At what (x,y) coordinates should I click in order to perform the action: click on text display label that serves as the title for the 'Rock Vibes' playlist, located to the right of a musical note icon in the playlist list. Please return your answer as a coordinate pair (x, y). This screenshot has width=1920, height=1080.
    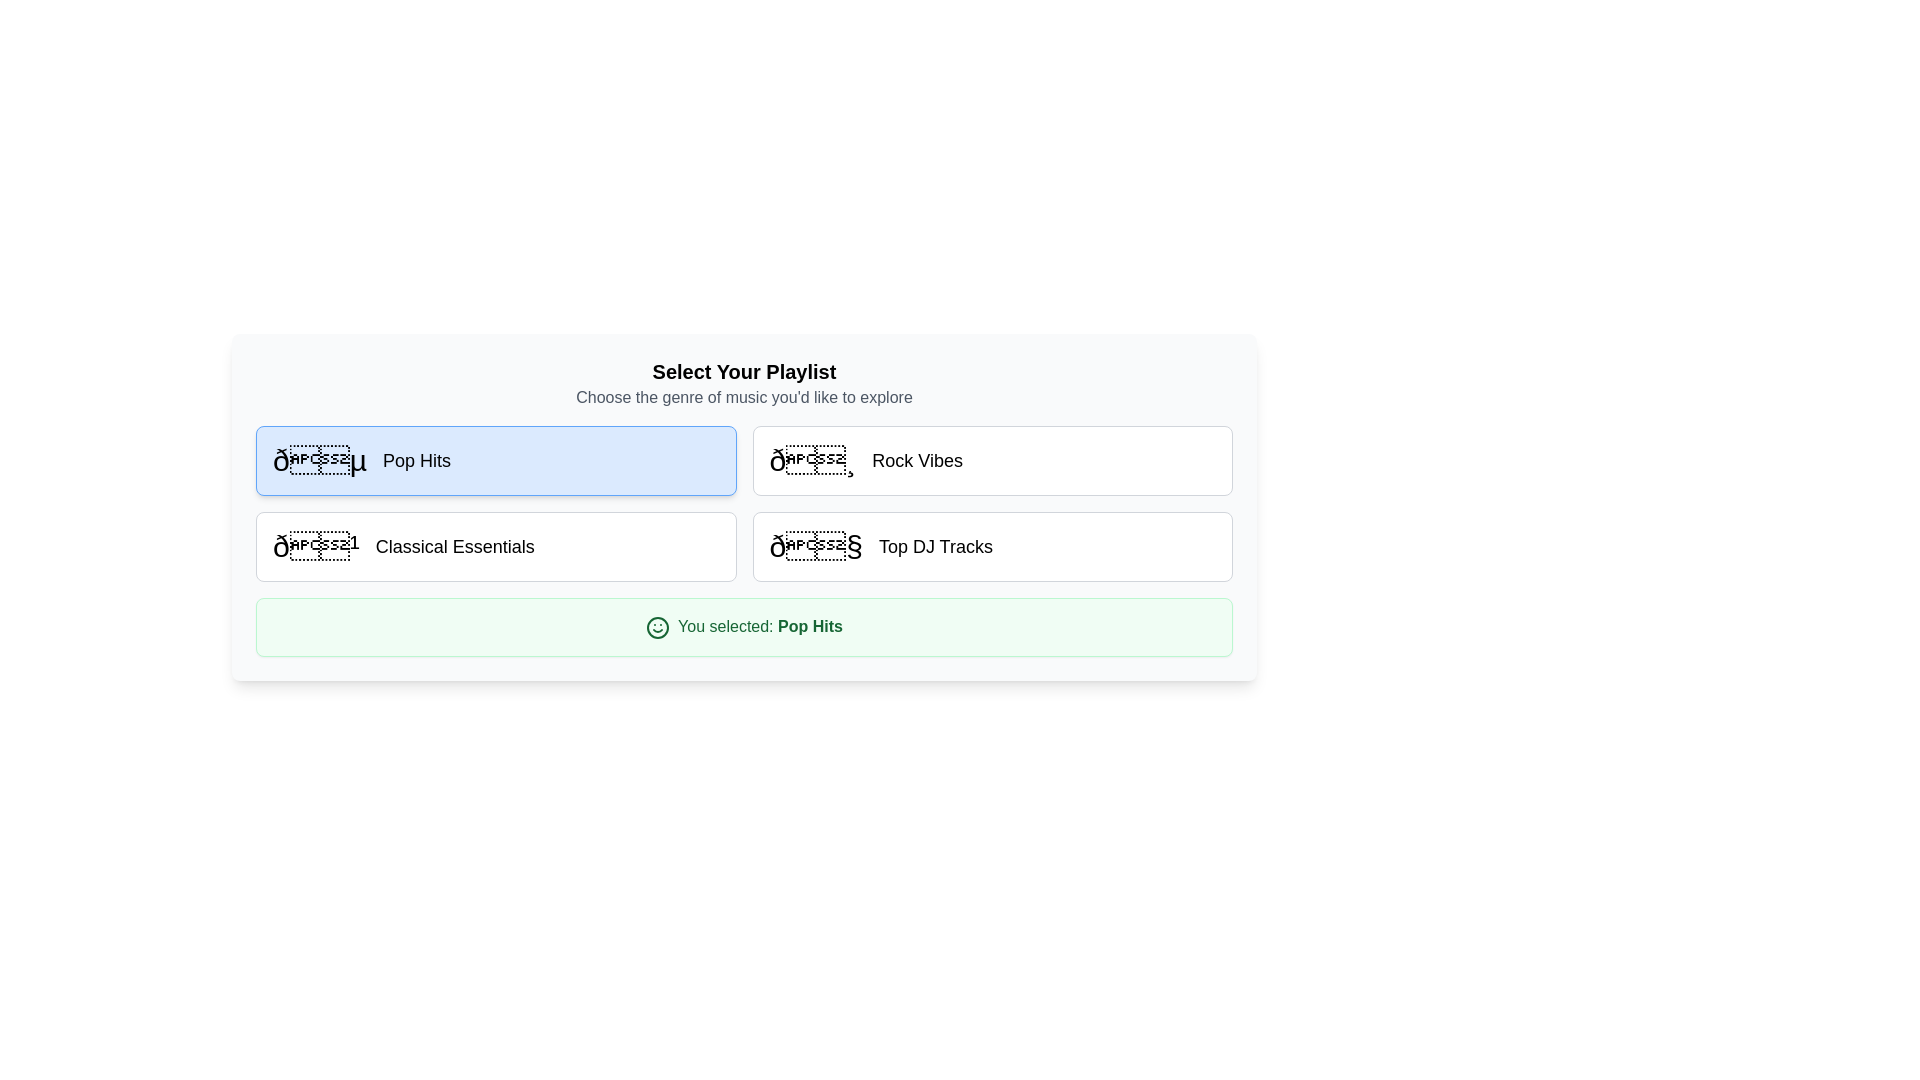
    Looking at the image, I should click on (916, 461).